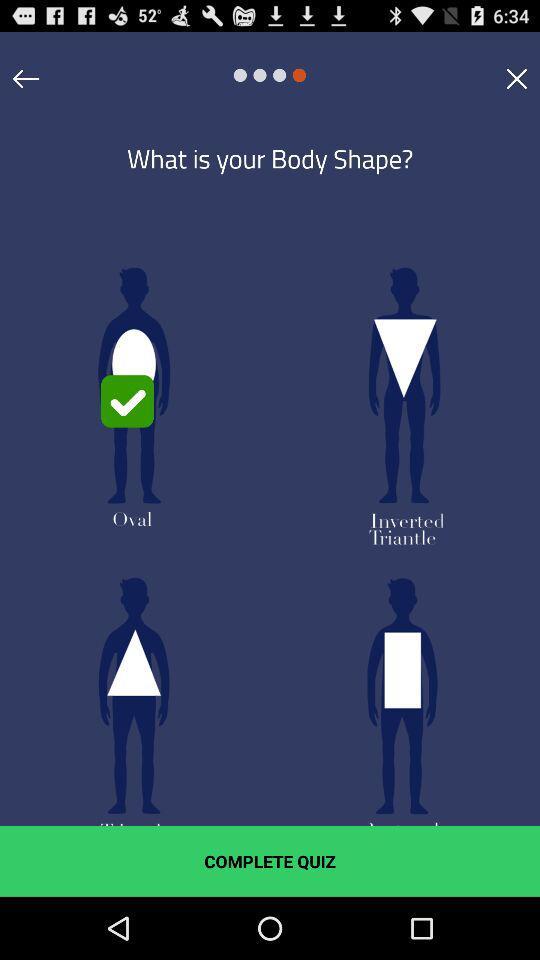 Image resolution: width=540 pixels, height=960 pixels. Describe the element at coordinates (516, 78) in the screenshot. I see `click close option` at that location.